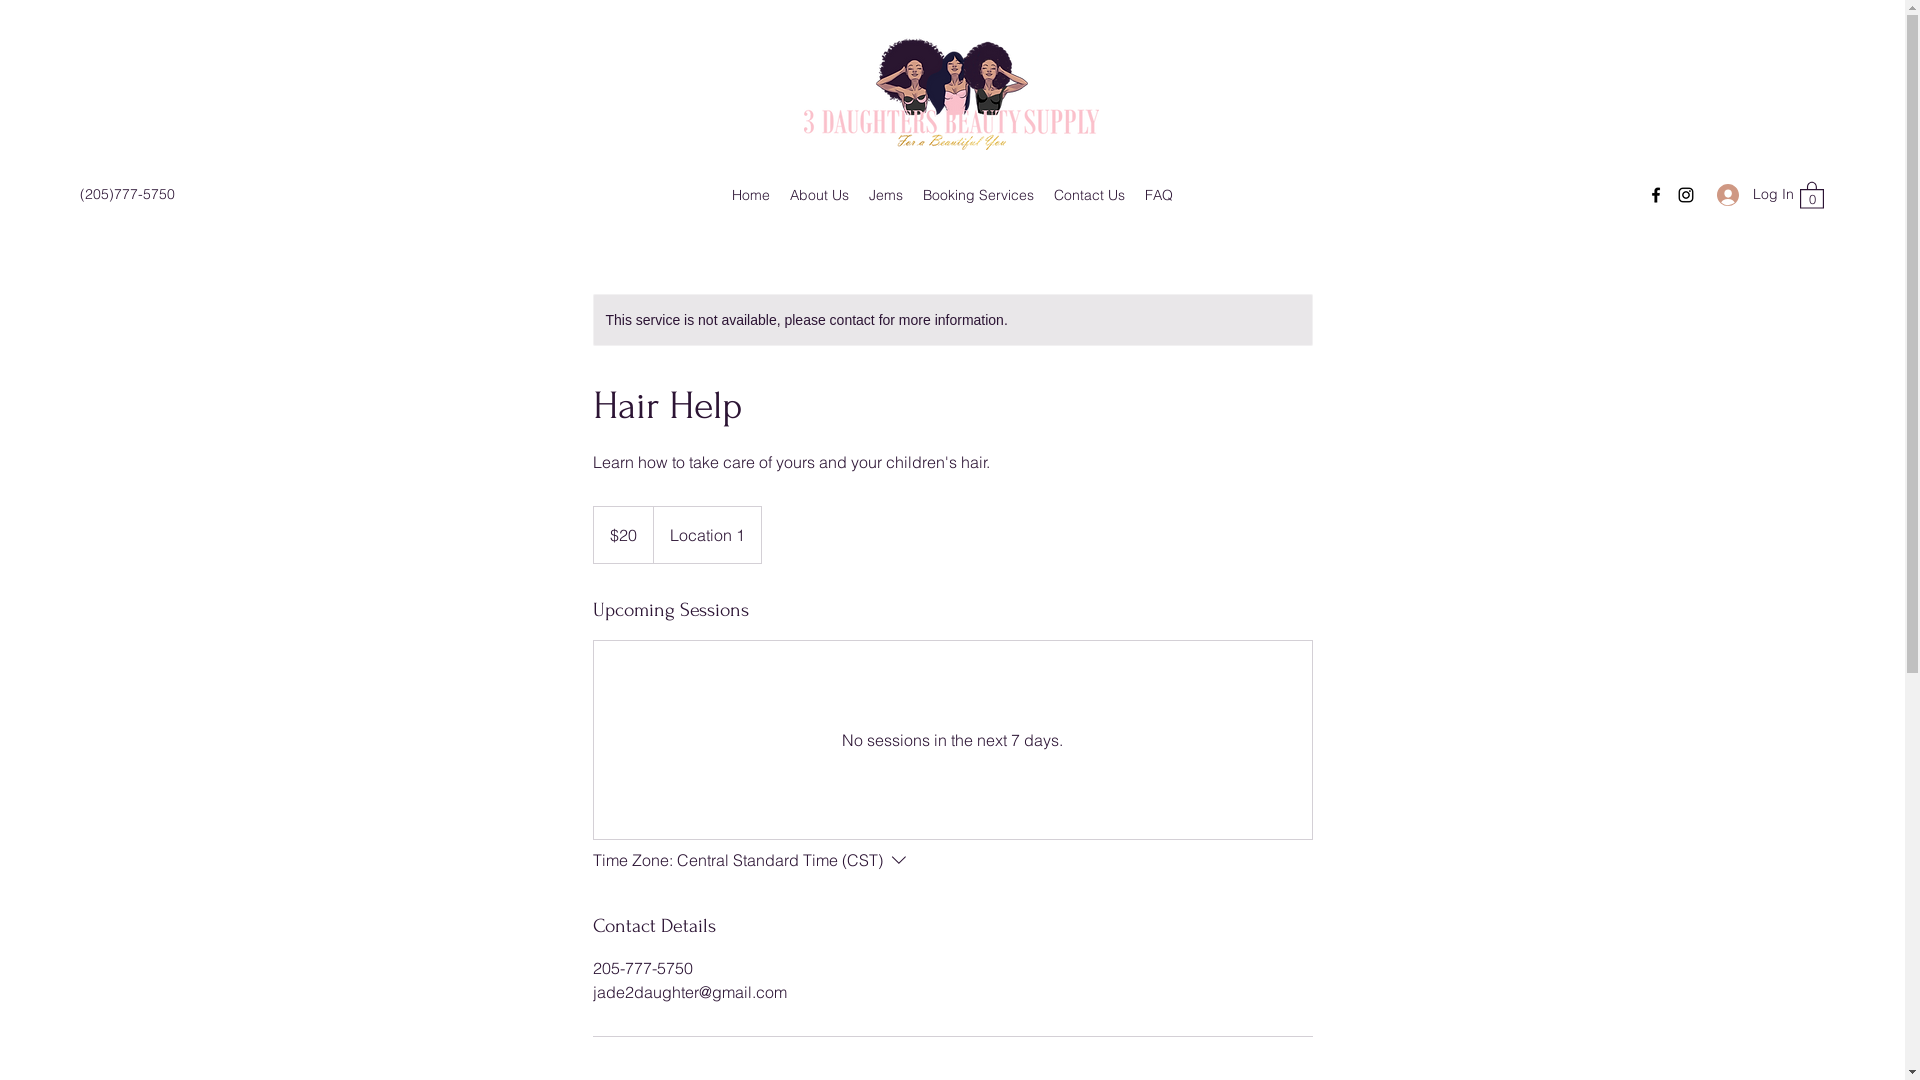  Describe the element at coordinates (978, 195) in the screenshot. I see `'Booking Services'` at that location.